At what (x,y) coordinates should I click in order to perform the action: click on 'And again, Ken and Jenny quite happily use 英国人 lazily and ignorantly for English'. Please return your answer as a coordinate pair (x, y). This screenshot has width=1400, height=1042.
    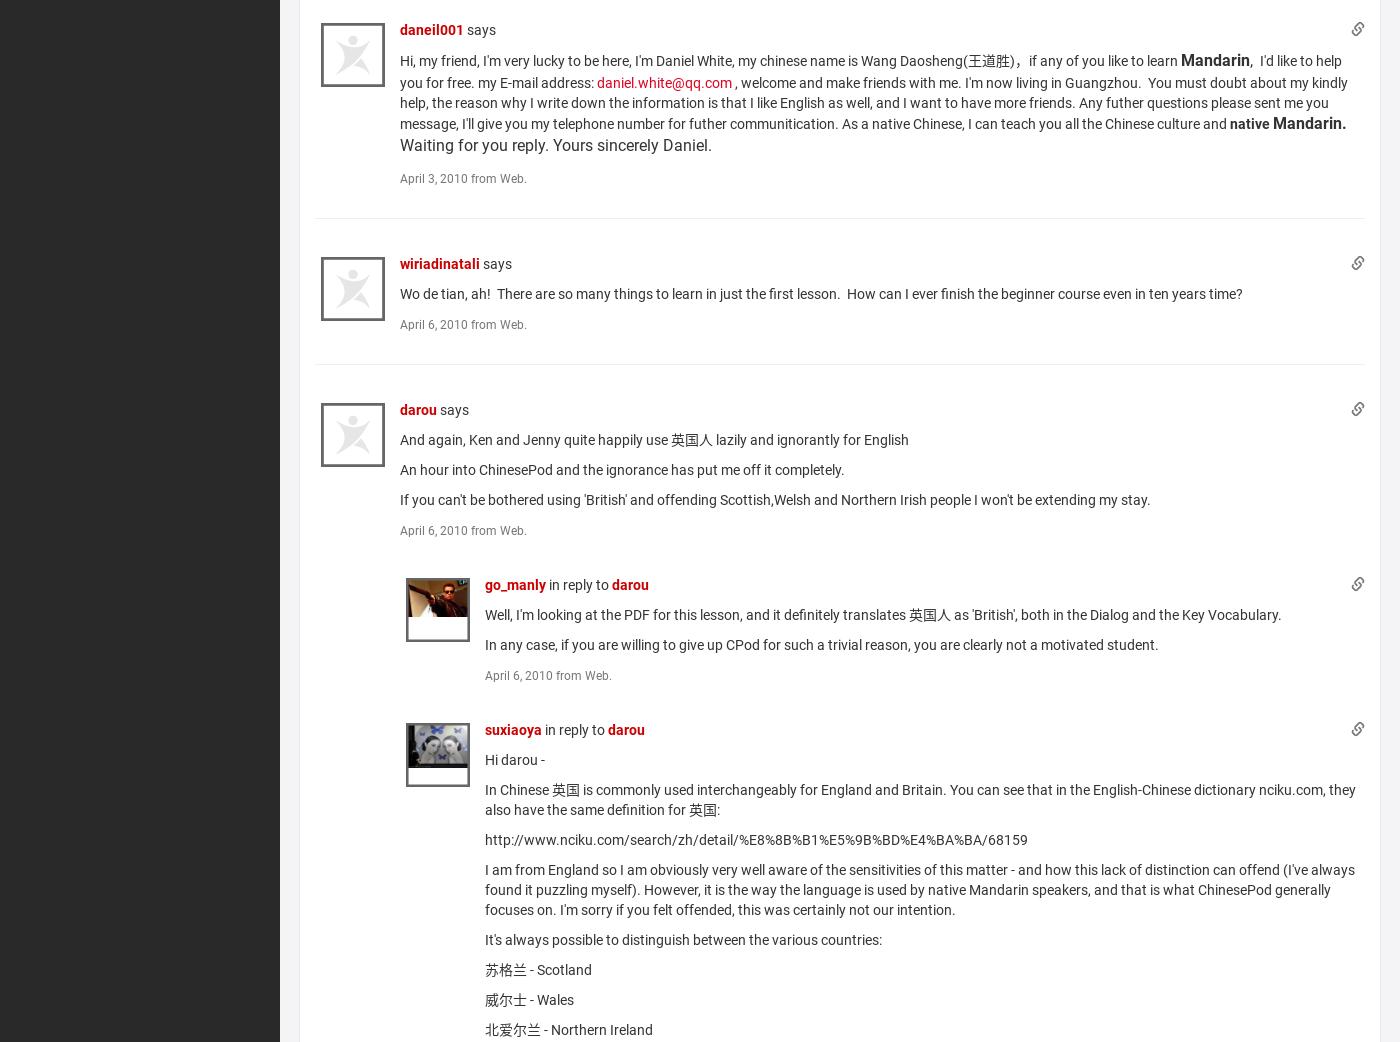
    Looking at the image, I should click on (654, 440).